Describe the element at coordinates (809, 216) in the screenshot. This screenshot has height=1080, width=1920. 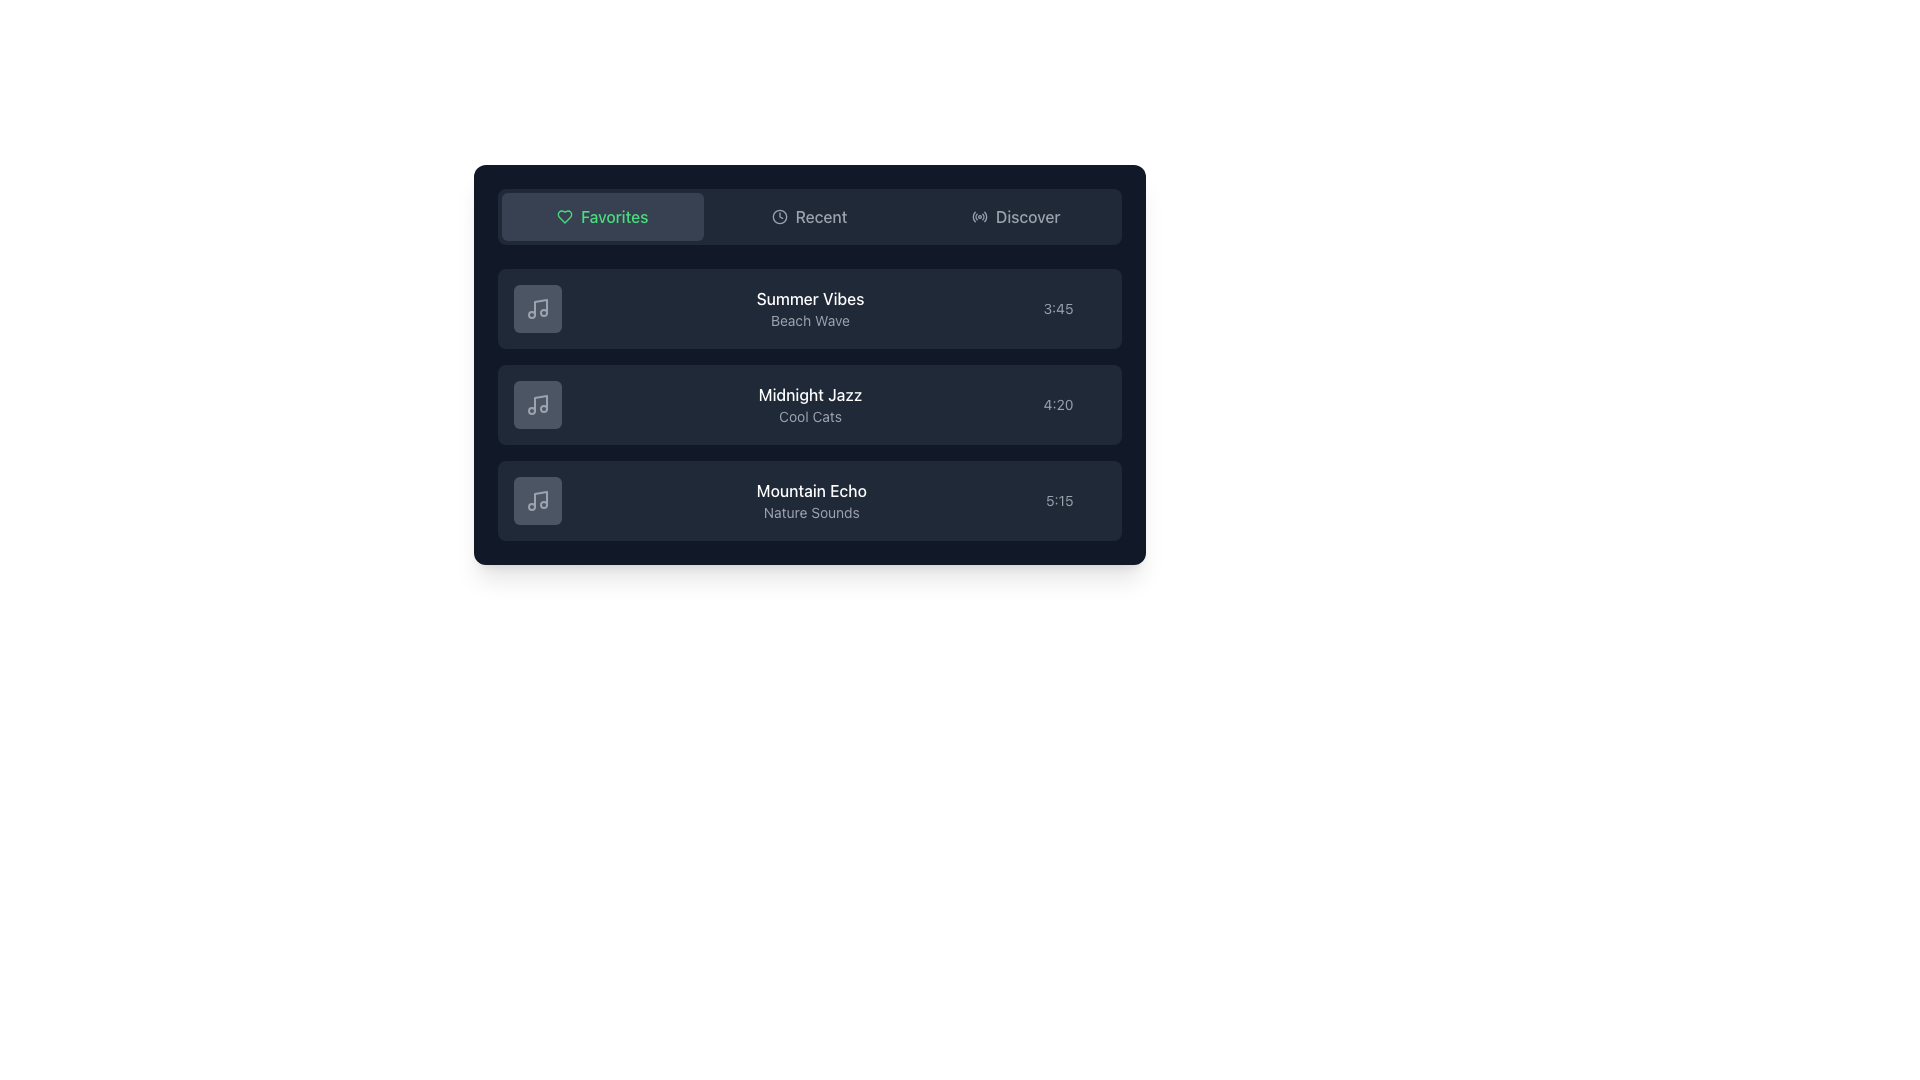
I see `the 'Recent' navigation tab, which is centered between the 'Favorites' and 'Discover' tabs` at that location.